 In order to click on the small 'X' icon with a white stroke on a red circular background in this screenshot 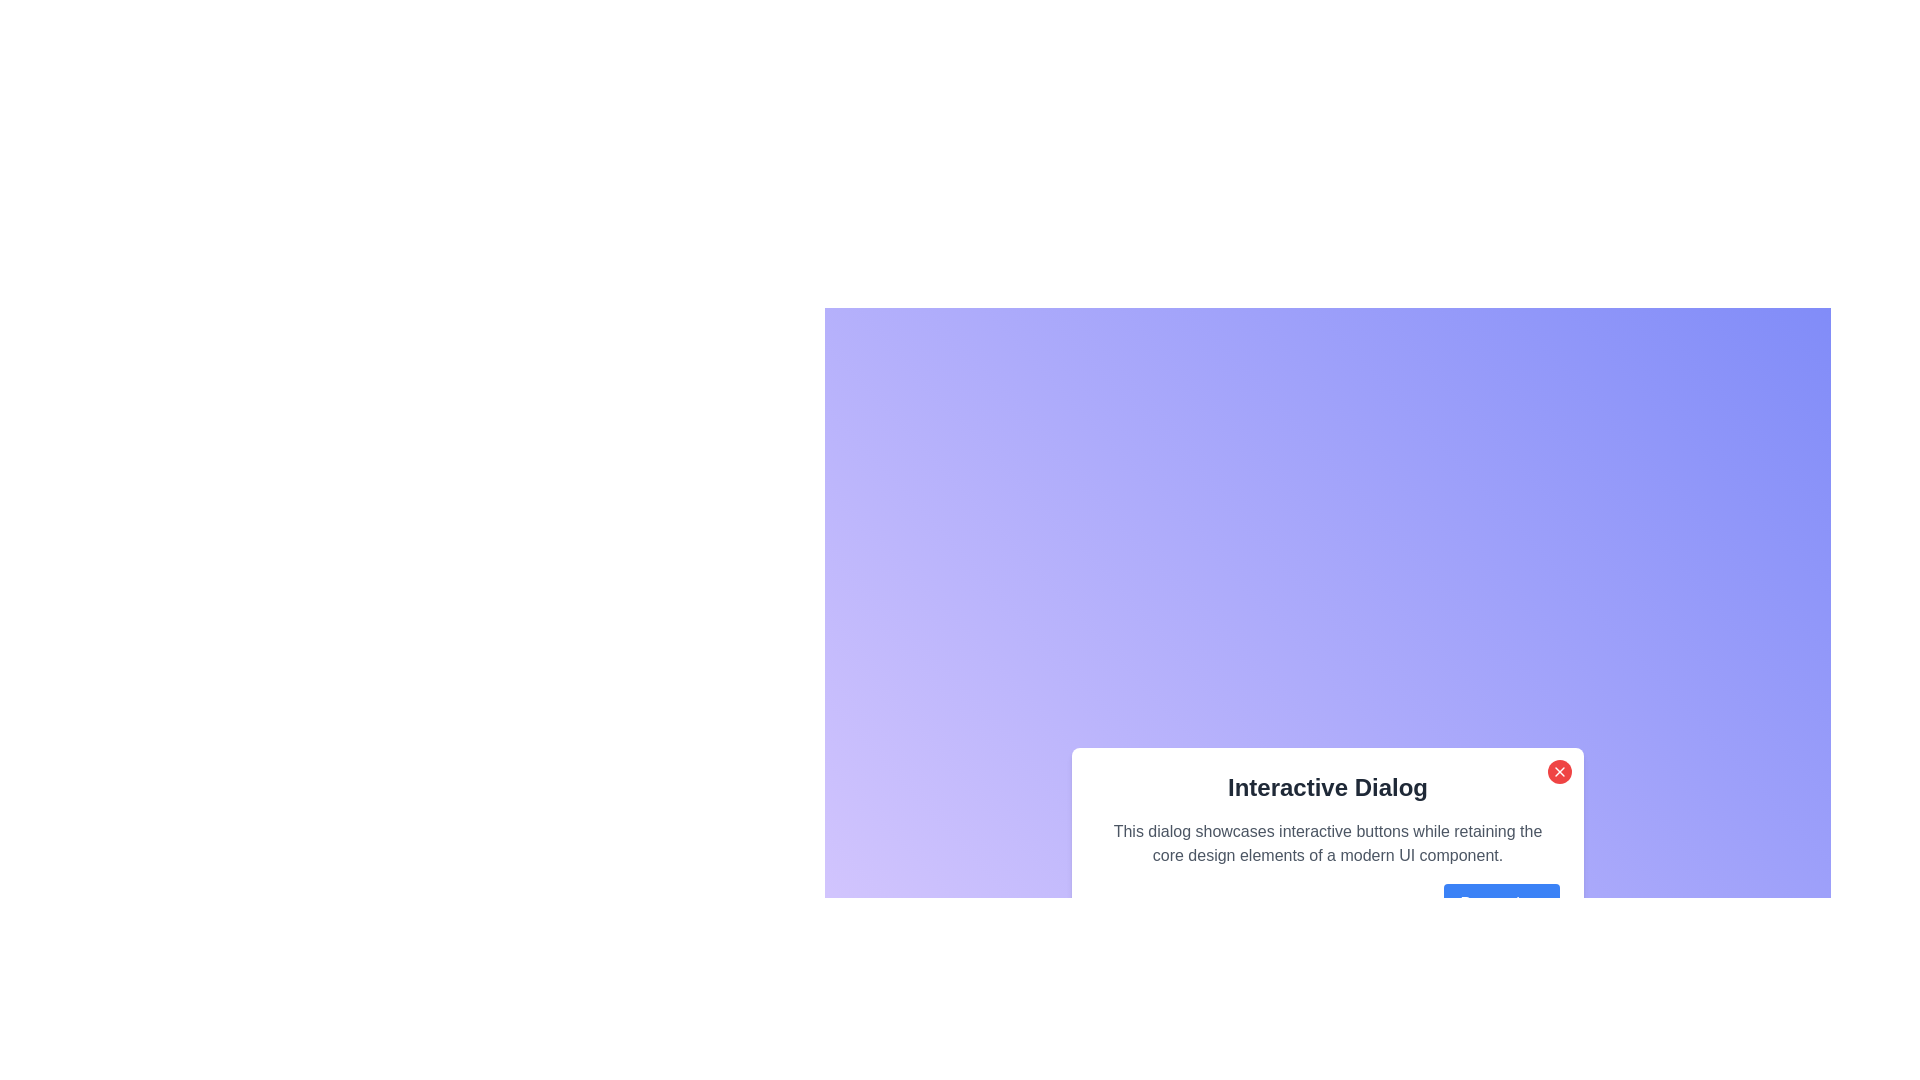, I will do `click(1559, 770)`.